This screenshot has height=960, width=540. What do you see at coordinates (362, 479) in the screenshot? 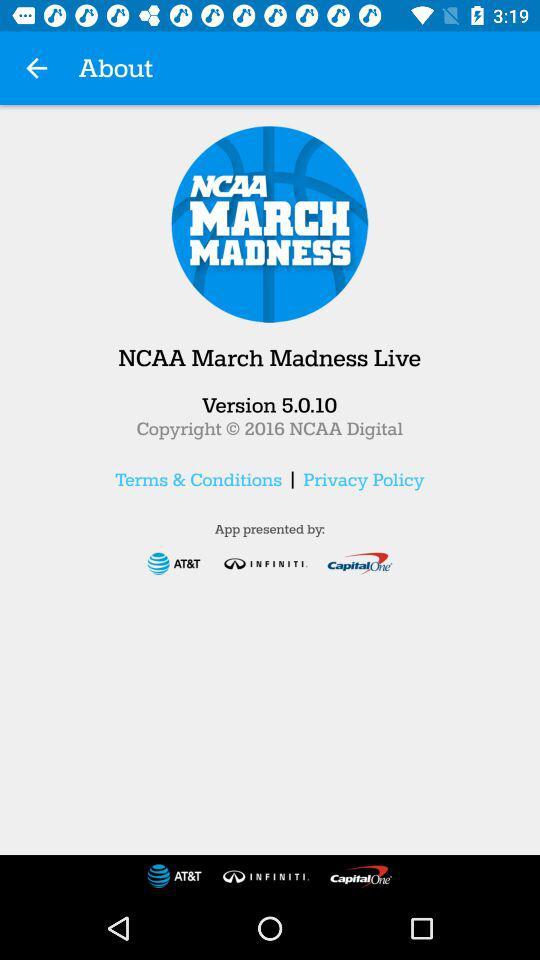
I see `the privacy policy` at bounding box center [362, 479].